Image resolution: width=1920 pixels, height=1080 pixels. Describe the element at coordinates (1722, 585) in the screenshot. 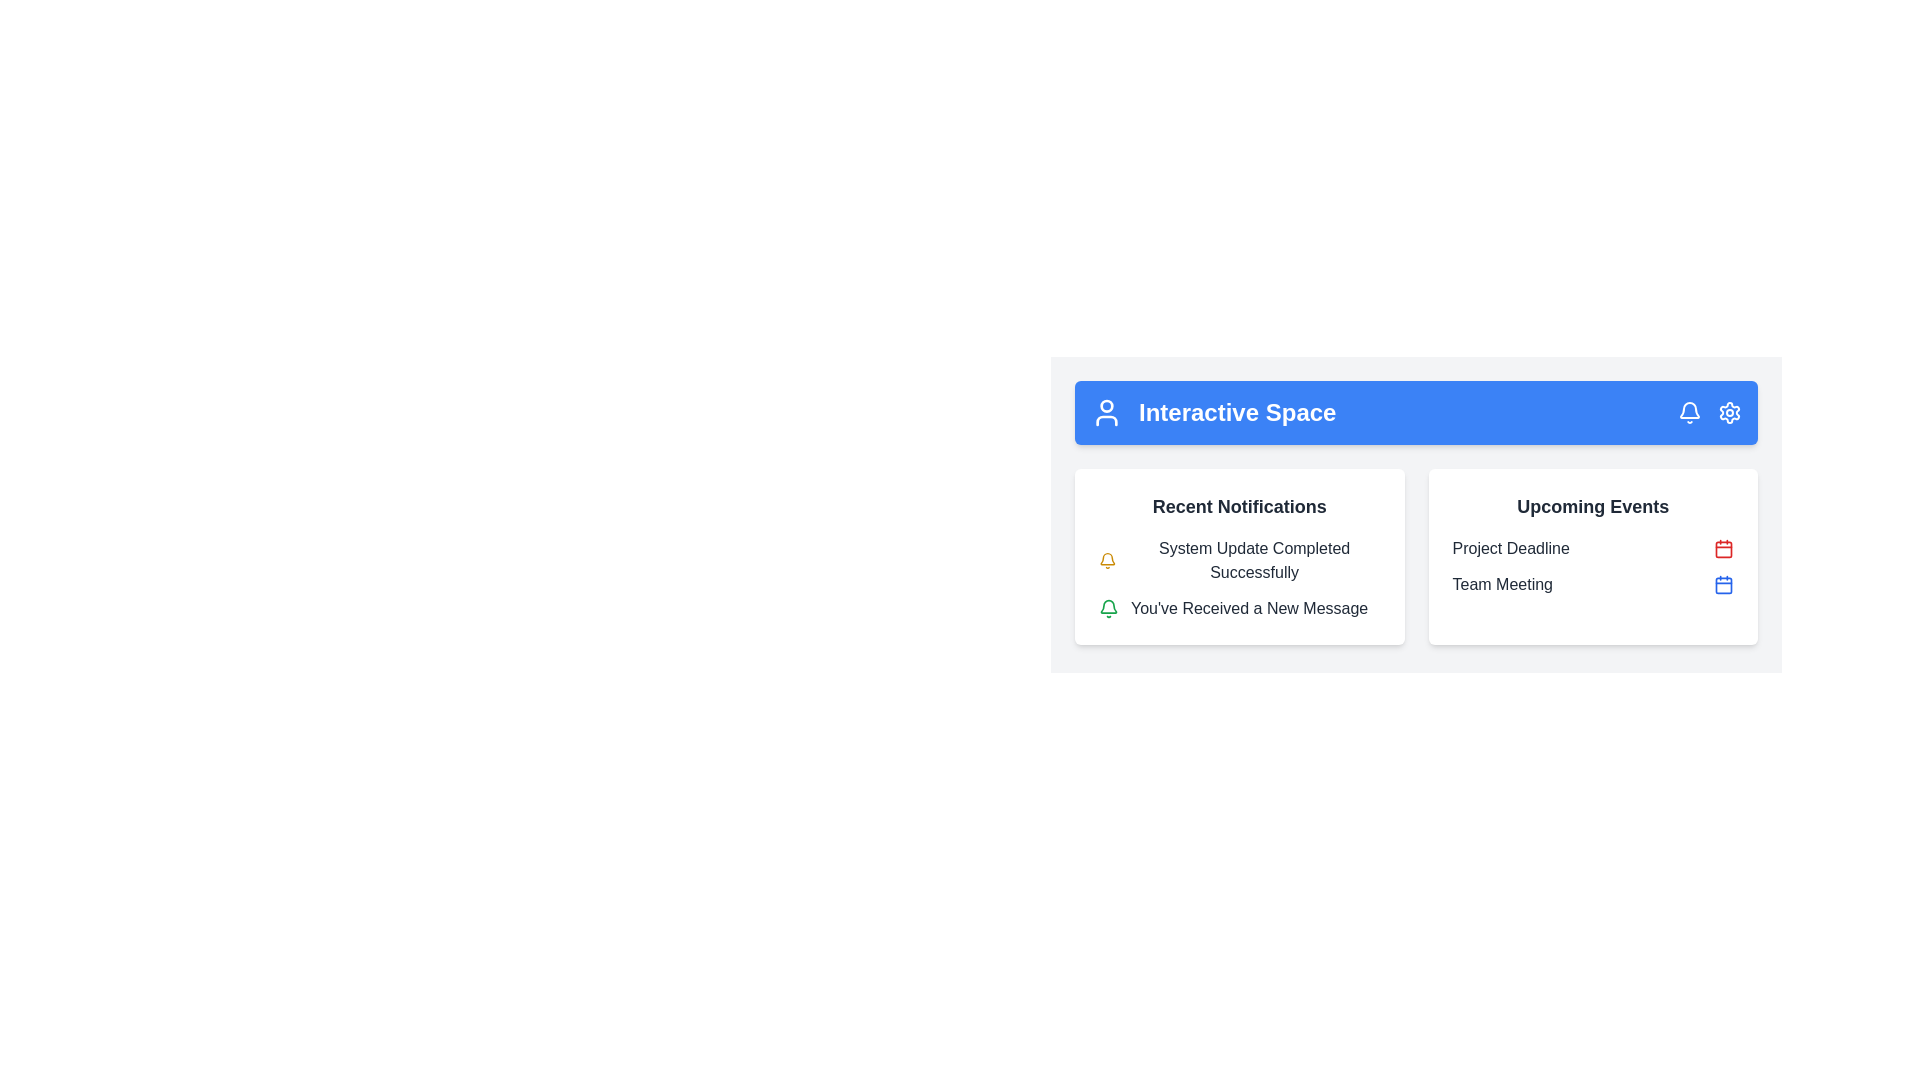

I see `the blue calendar icon located to the right of the 'Team Meeting' text in the 'Upcoming Events' section` at that location.